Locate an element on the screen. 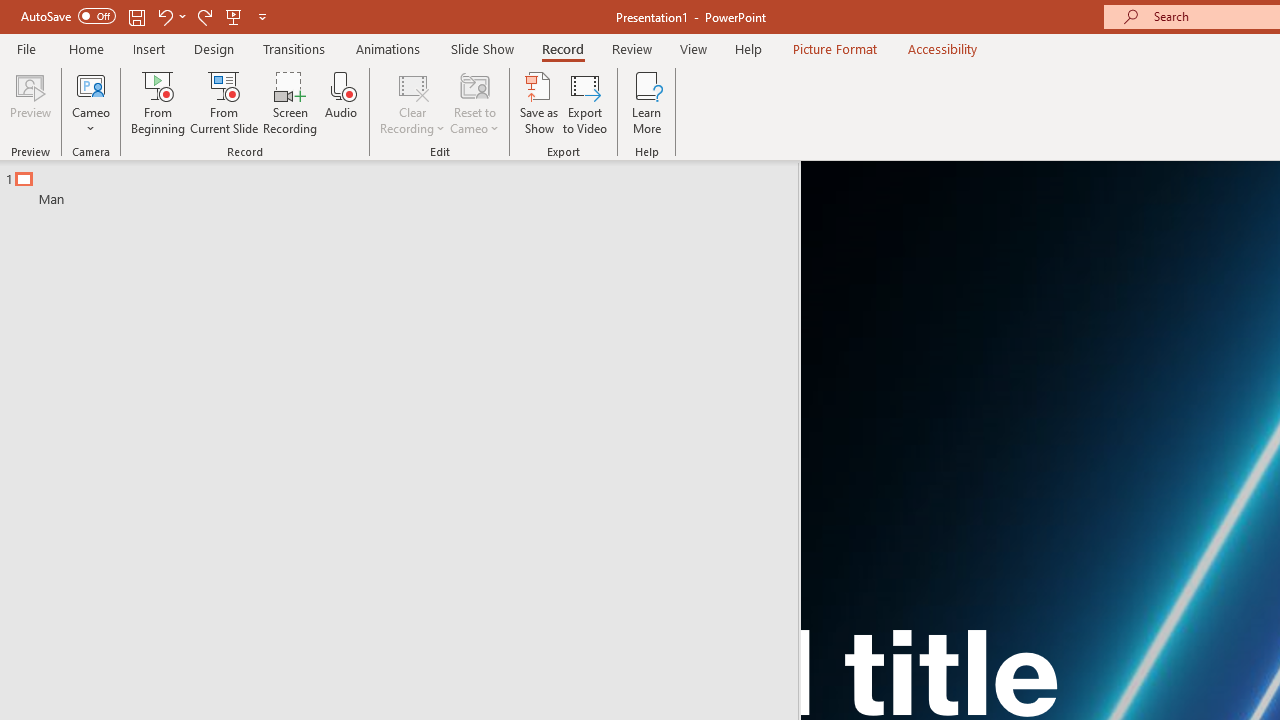  'AutoSave' is located at coordinates (68, 16).